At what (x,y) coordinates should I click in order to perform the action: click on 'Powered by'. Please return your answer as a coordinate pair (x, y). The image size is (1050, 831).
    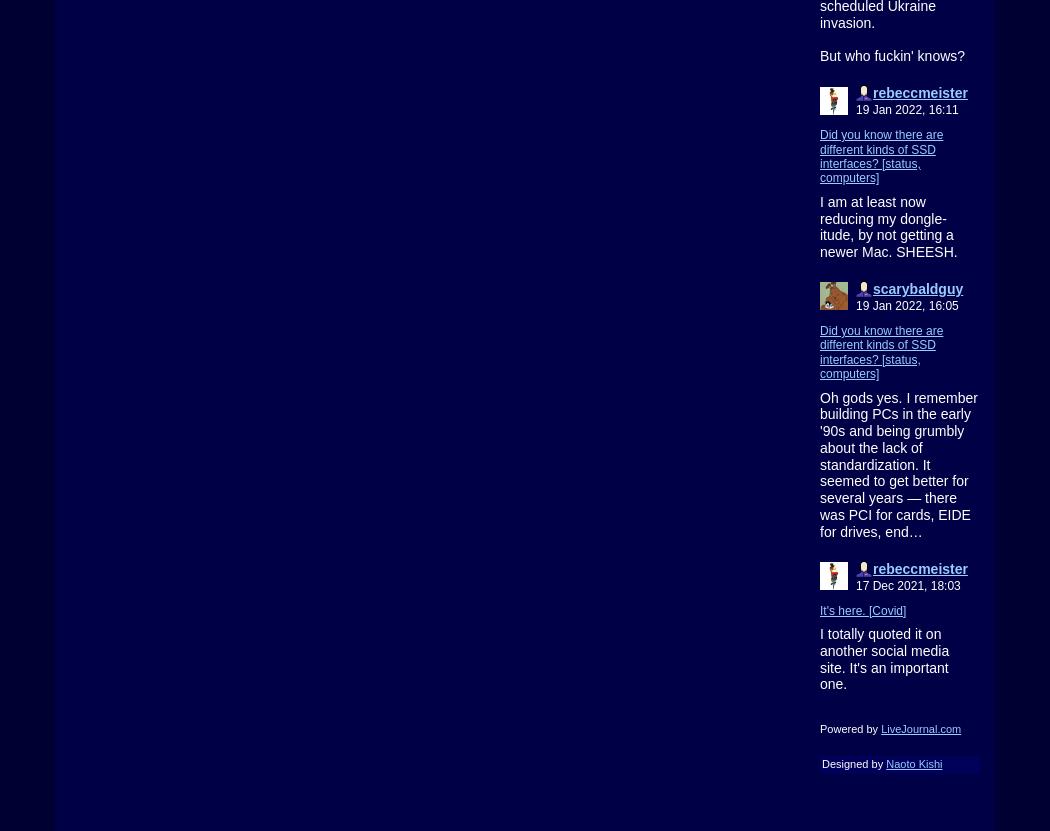
    Looking at the image, I should click on (850, 728).